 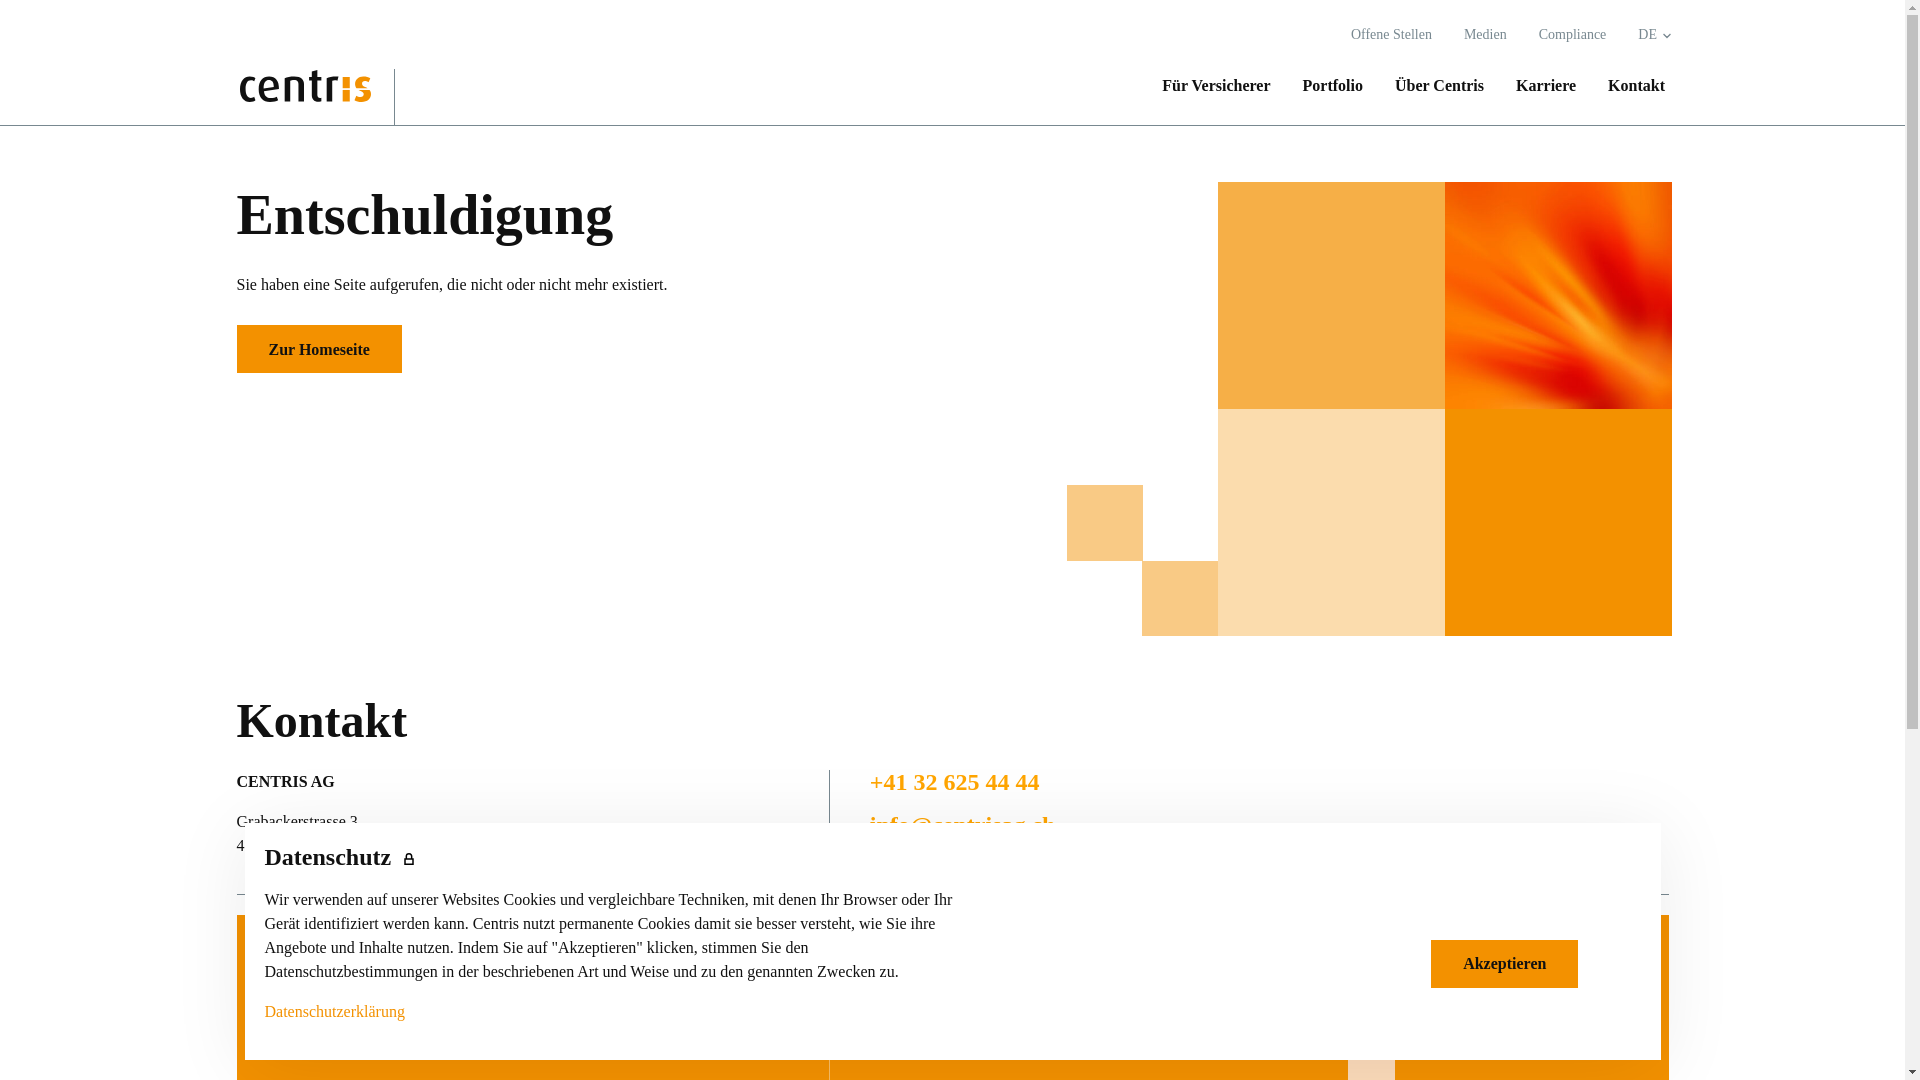 What do you see at coordinates (1504, 963) in the screenshot?
I see `'Akzeptieren'` at bounding box center [1504, 963].